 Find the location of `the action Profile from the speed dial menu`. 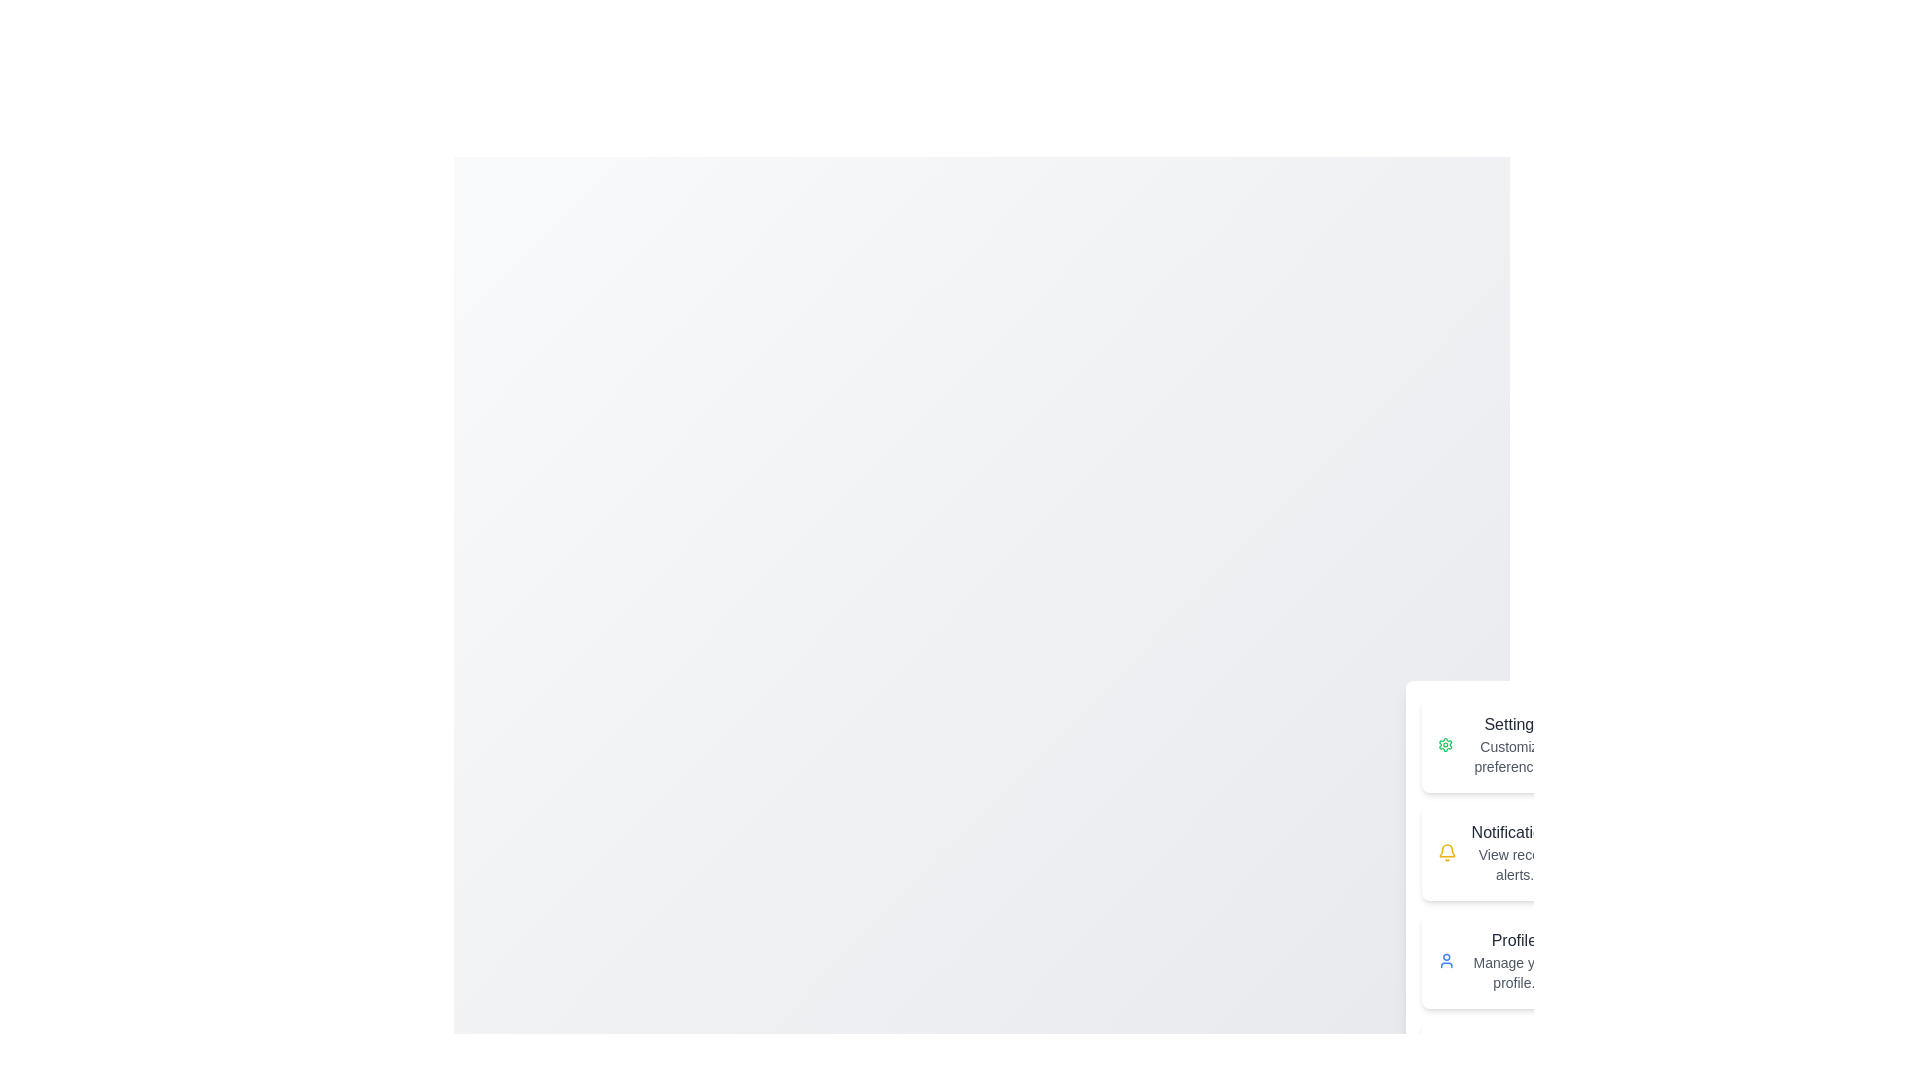

the action Profile from the speed dial menu is located at coordinates (1498, 959).